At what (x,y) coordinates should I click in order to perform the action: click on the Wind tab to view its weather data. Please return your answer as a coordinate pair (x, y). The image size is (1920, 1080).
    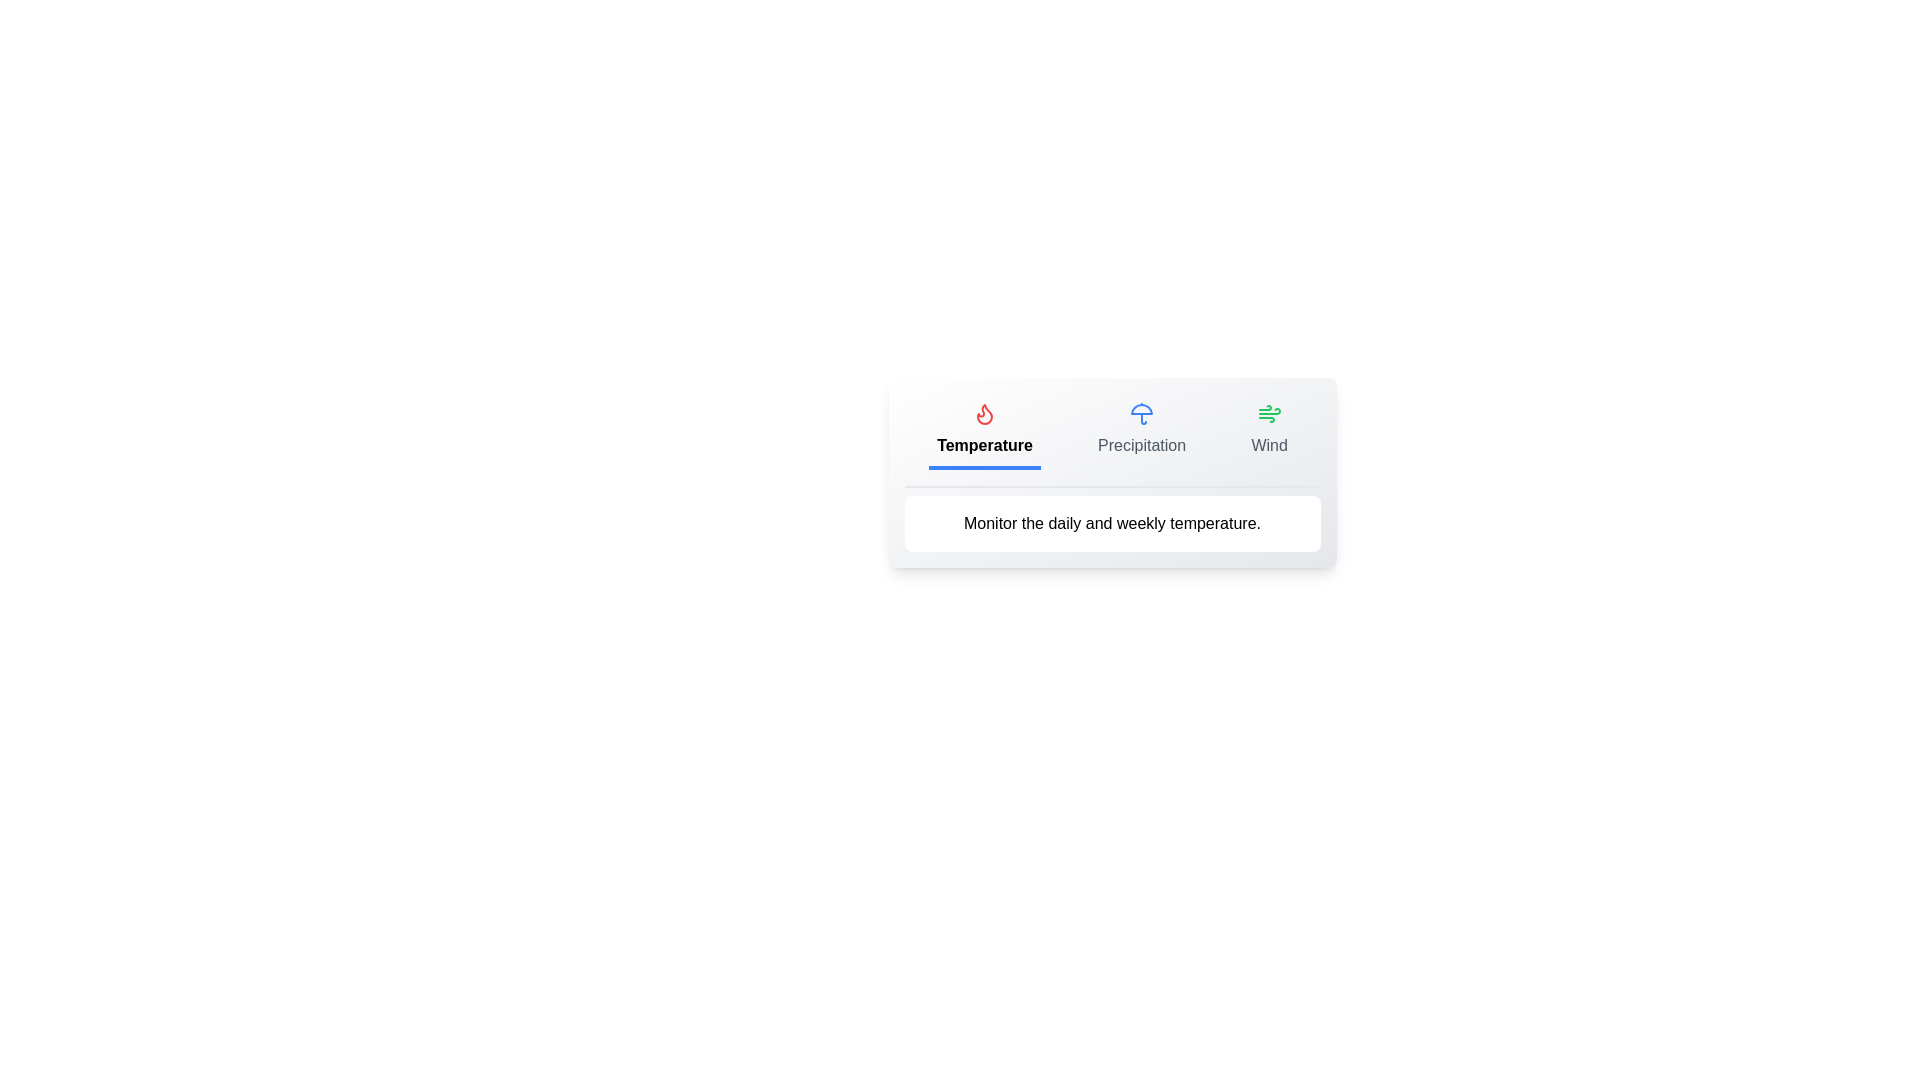
    Looking at the image, I should click on (1268, 431).